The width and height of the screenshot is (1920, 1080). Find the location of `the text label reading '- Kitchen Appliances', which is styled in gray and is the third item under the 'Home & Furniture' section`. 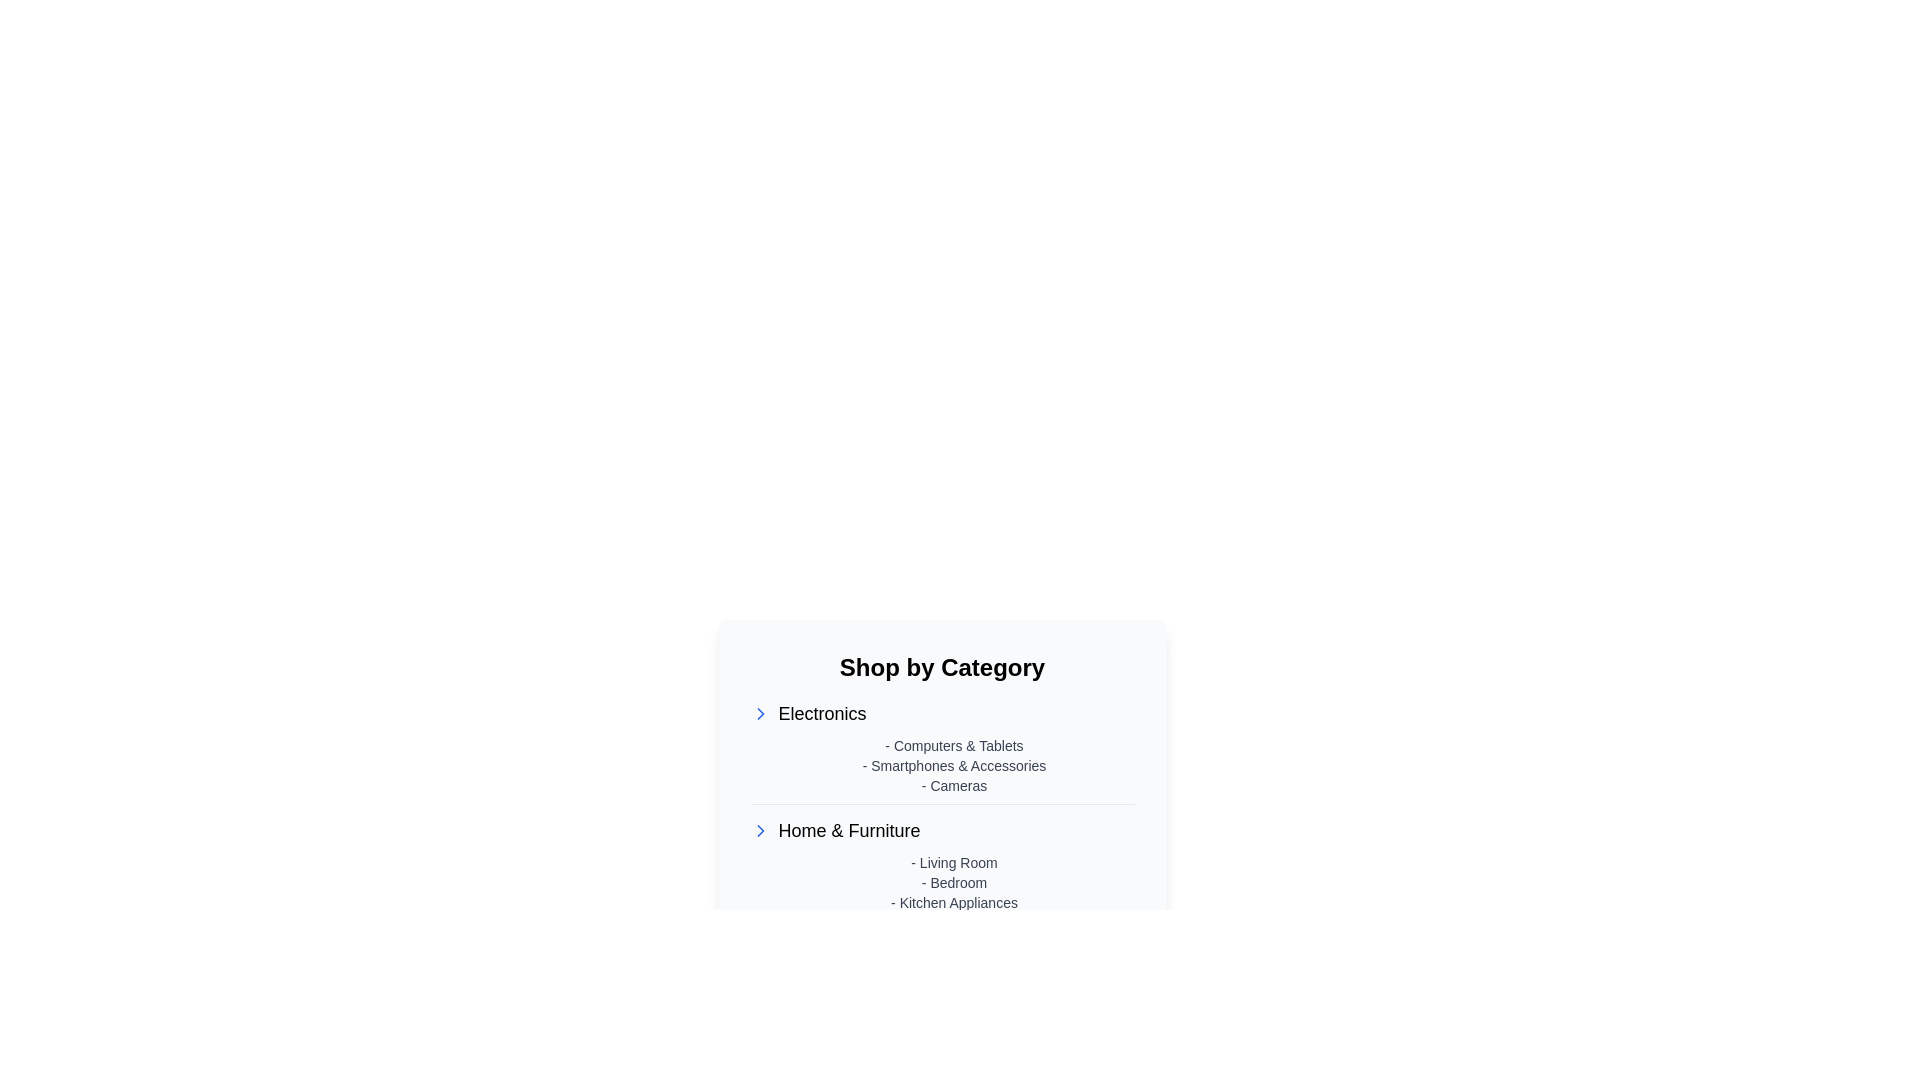

the text label reading '- Kitchen Appliances', which is styled in gray and is the third item under the 'Home & Furniture' section is located at coordinates (953, 902).